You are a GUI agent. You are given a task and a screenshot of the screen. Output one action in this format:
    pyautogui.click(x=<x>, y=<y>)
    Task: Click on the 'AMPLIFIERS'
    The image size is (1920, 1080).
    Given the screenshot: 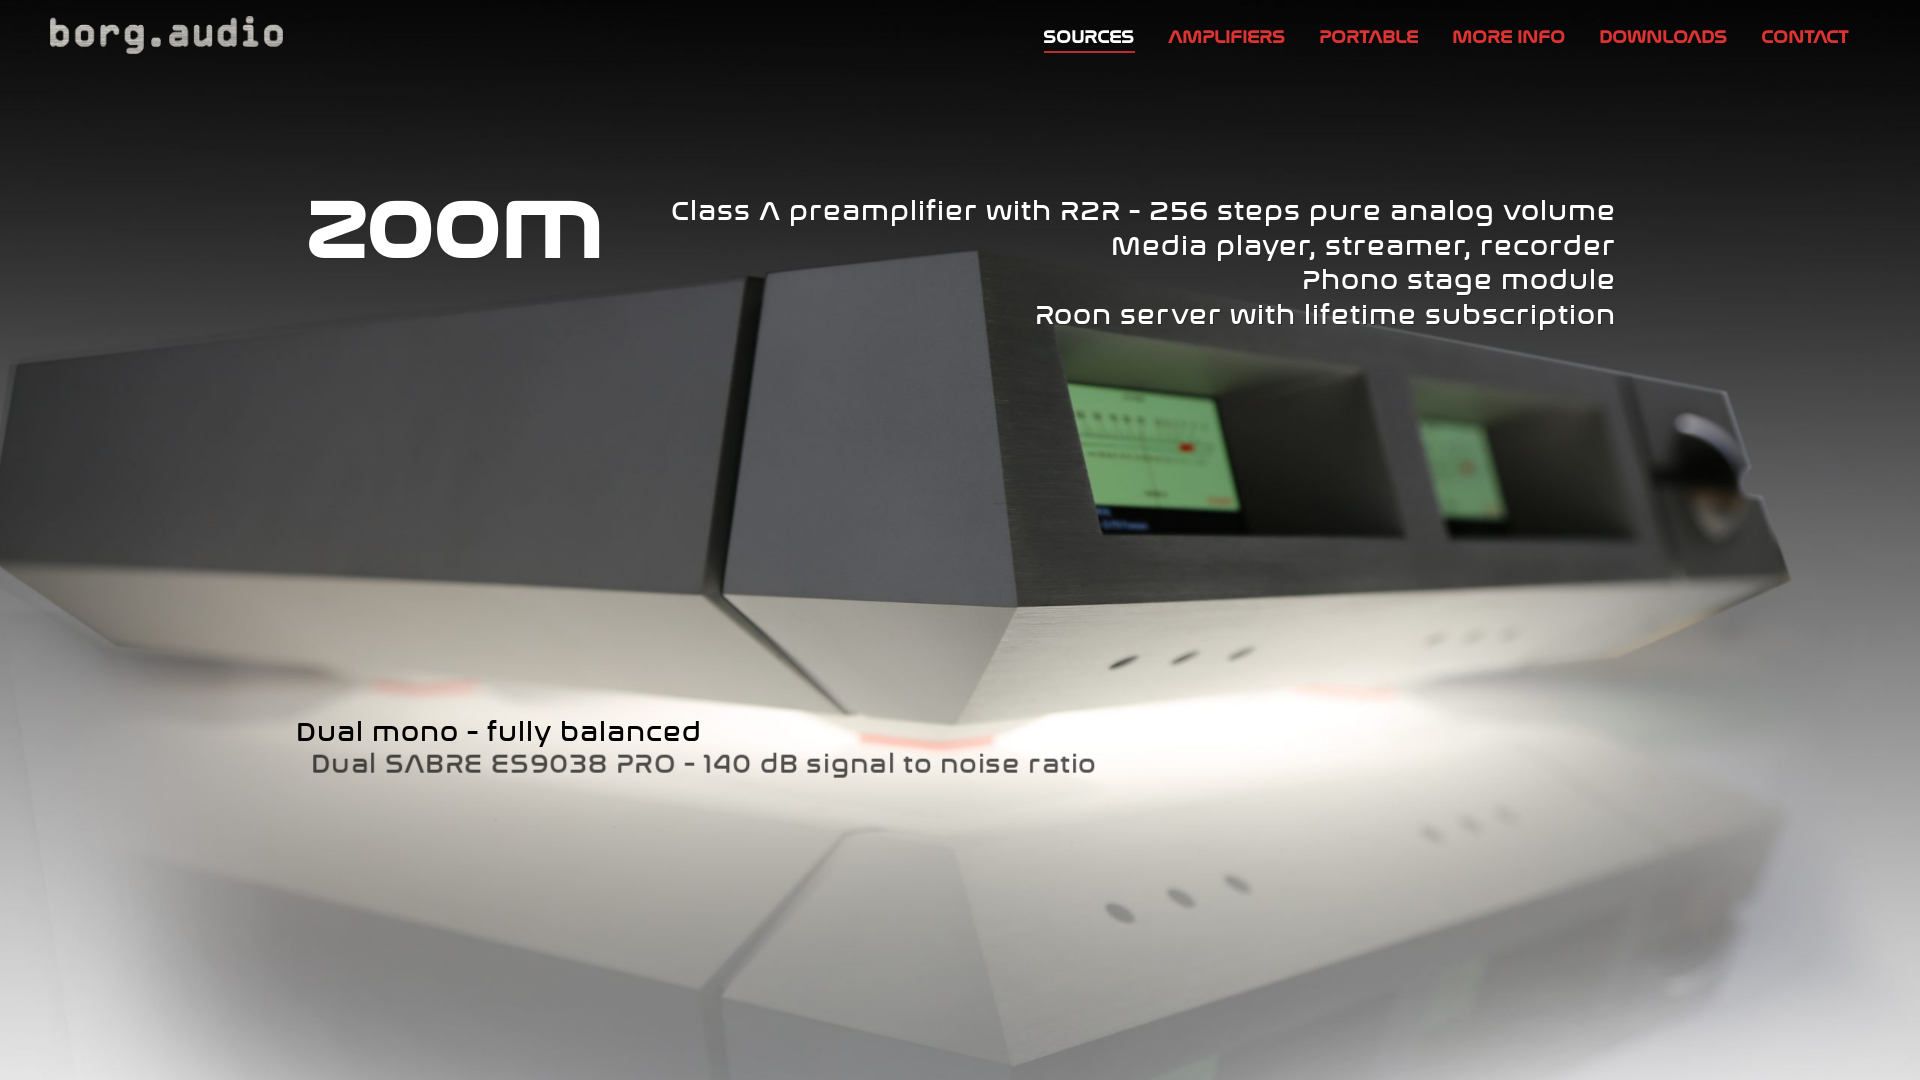 What is the action you would take?
    pyautogui.click(x=1225, y=34)
    